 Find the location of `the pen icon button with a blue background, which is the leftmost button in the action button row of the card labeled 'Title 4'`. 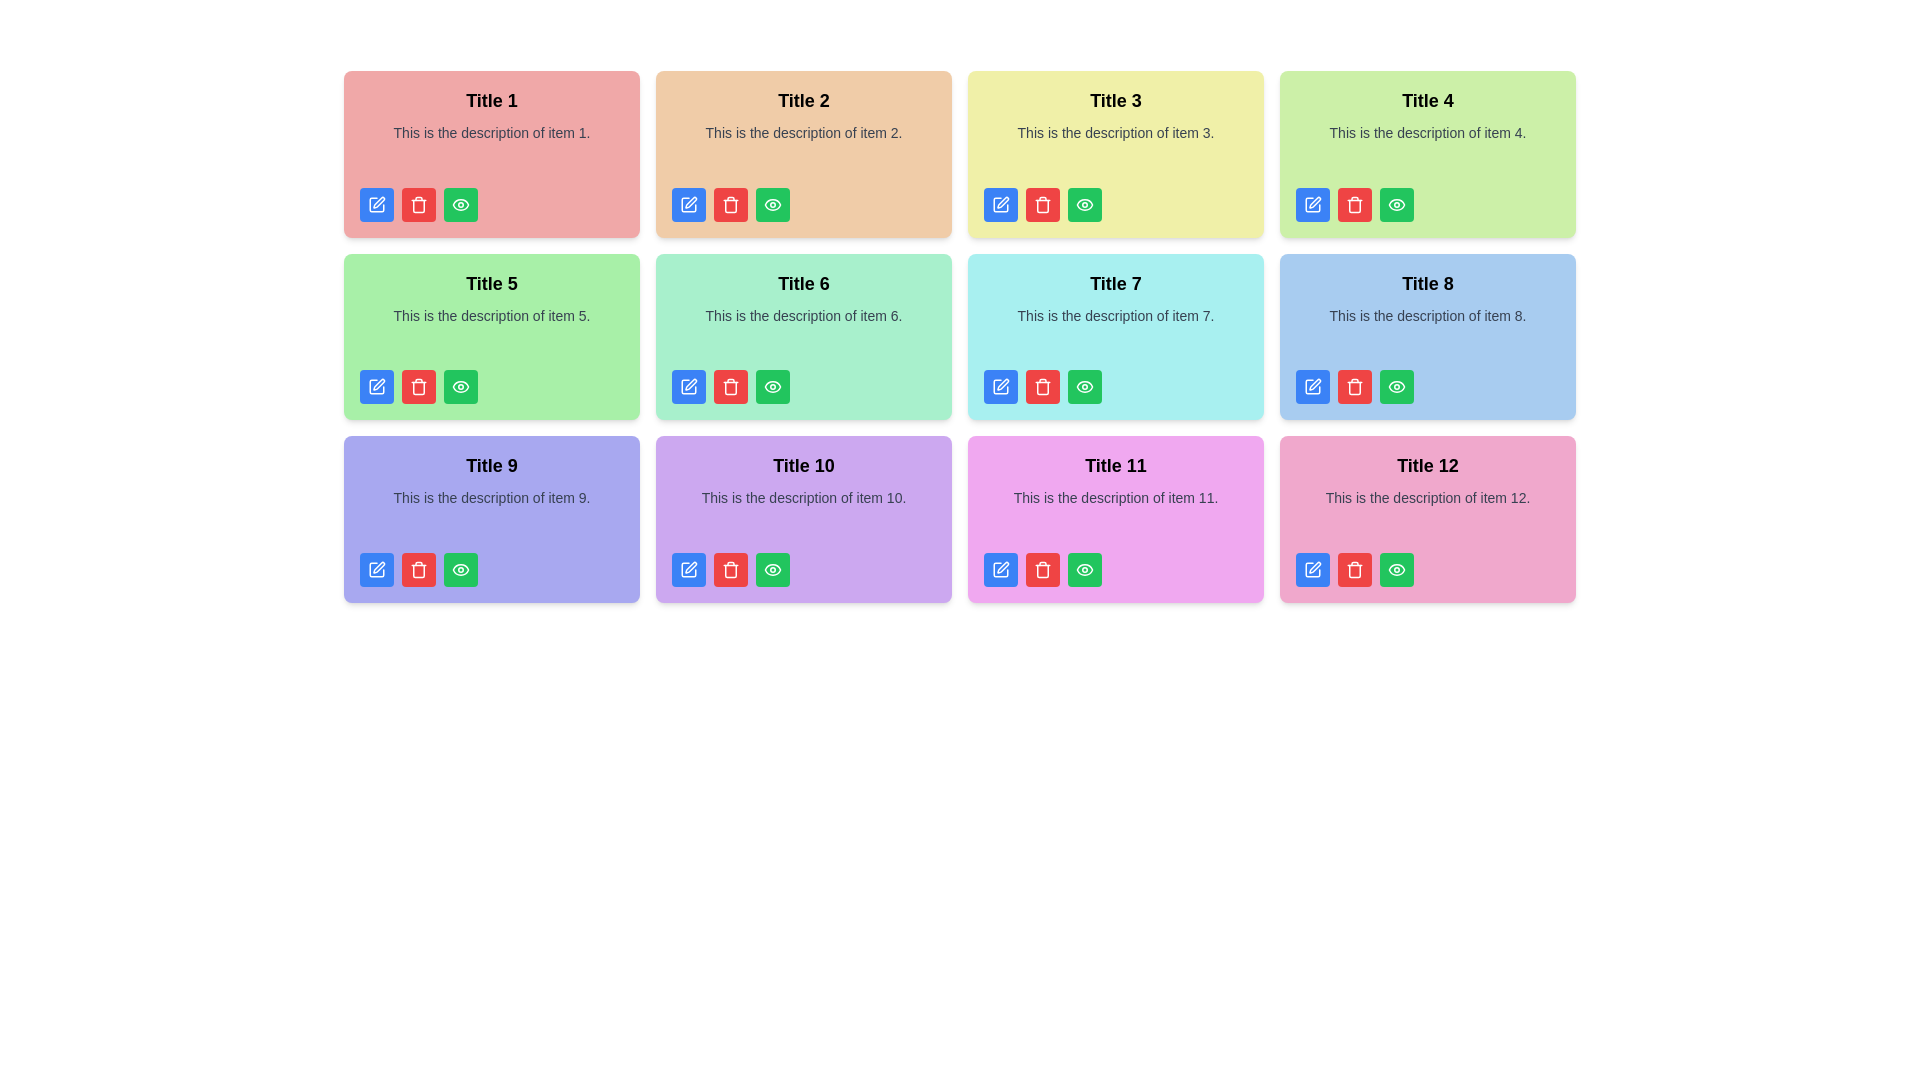

the pen icon button with a blue background, which is the leftmost button in the action button row of the card labeled 'Title 4' is located at coordinates (1313, 204).